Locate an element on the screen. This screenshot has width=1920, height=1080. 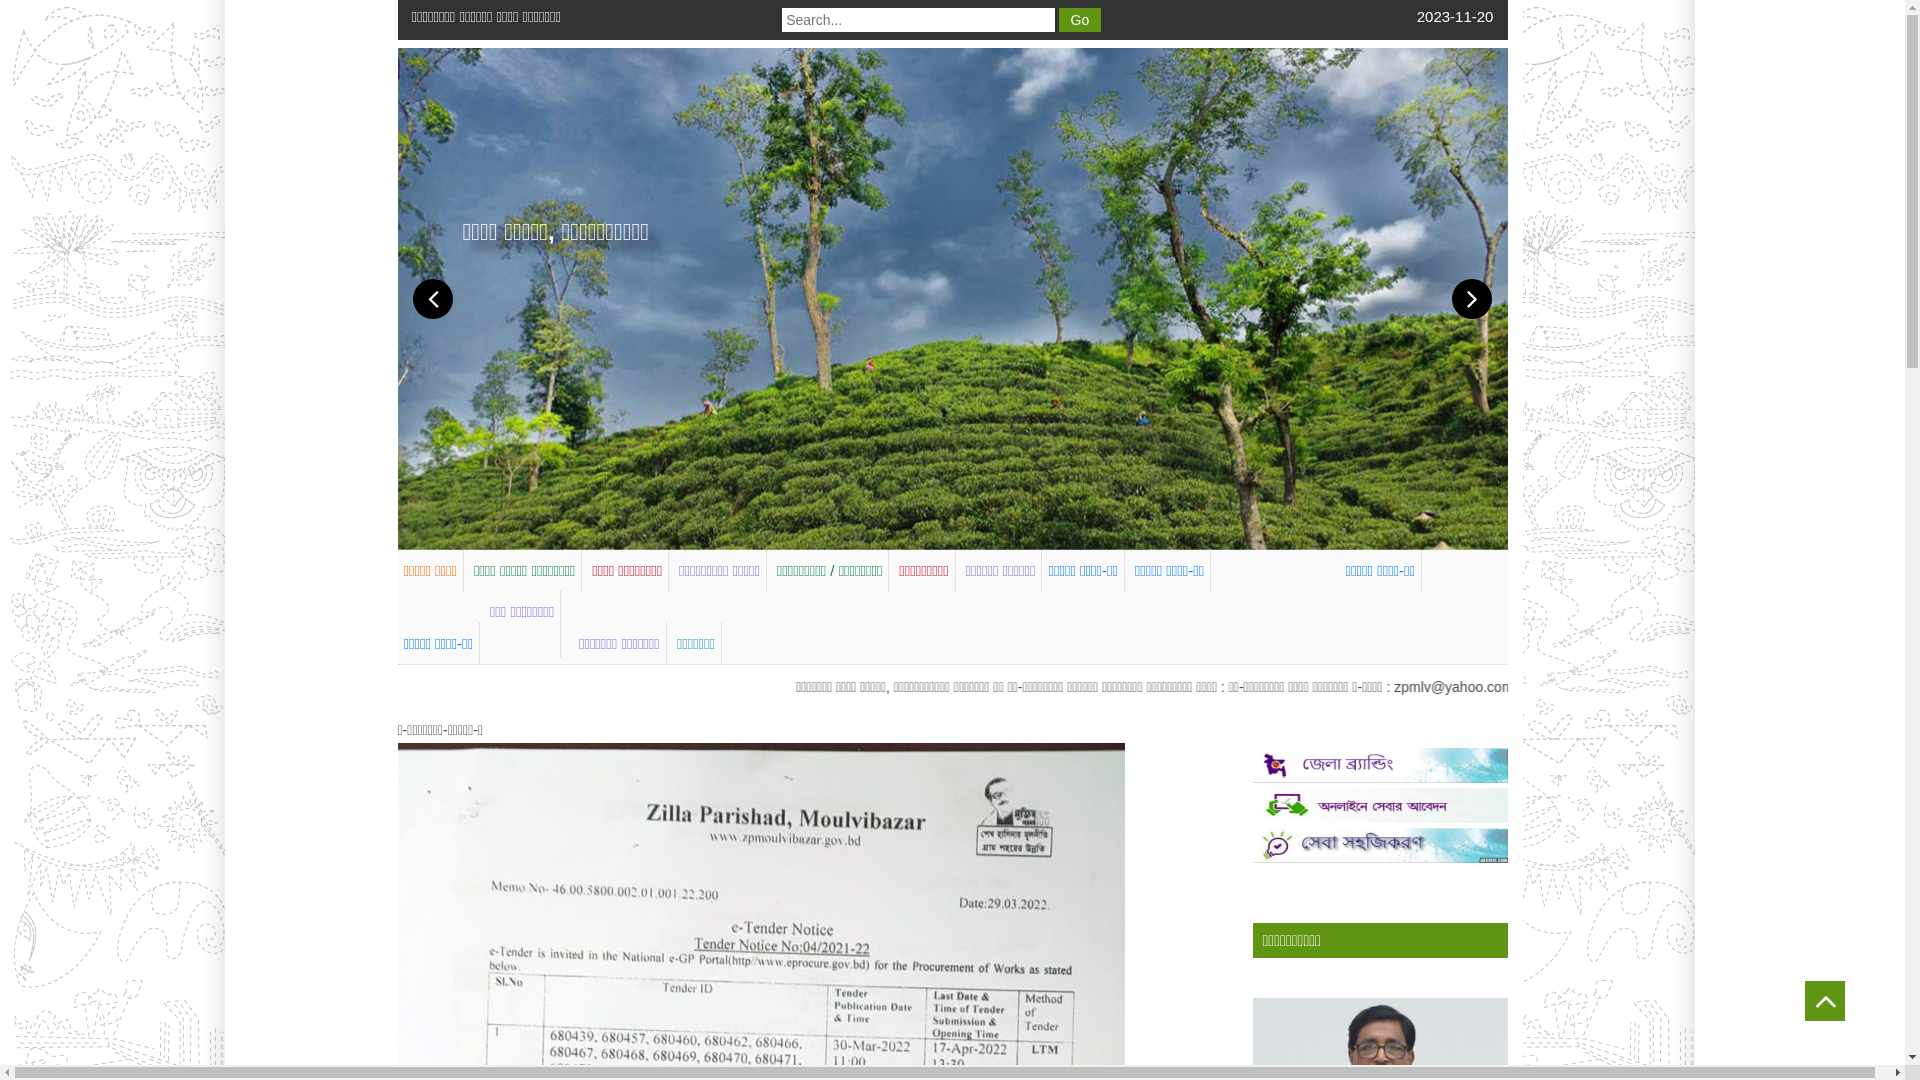
'Go' is located at coordinates (1058, 19).